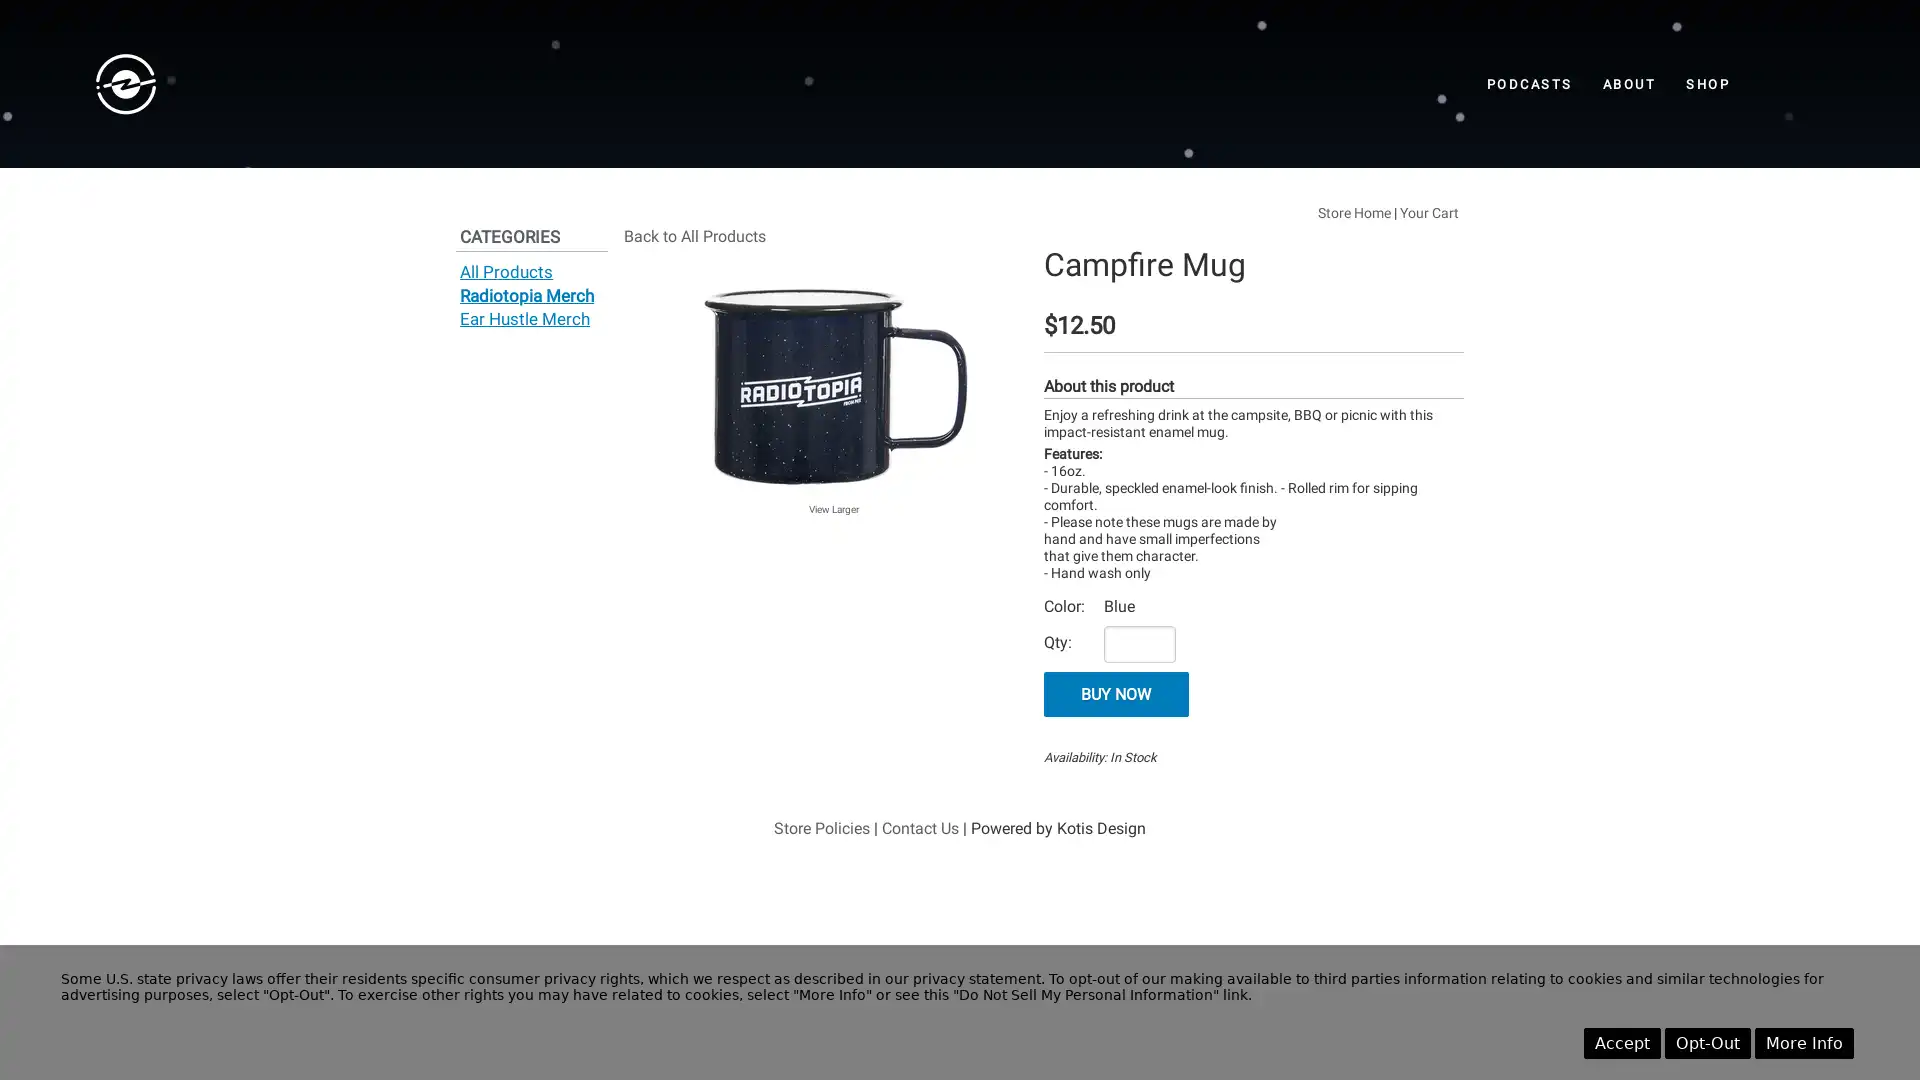 This screenshot has width=1920, height=1080. What do you see at coordinates (1707, 1042) in the screenshot?
I see `Opt-Out` at bounding box center [1707, 1042].